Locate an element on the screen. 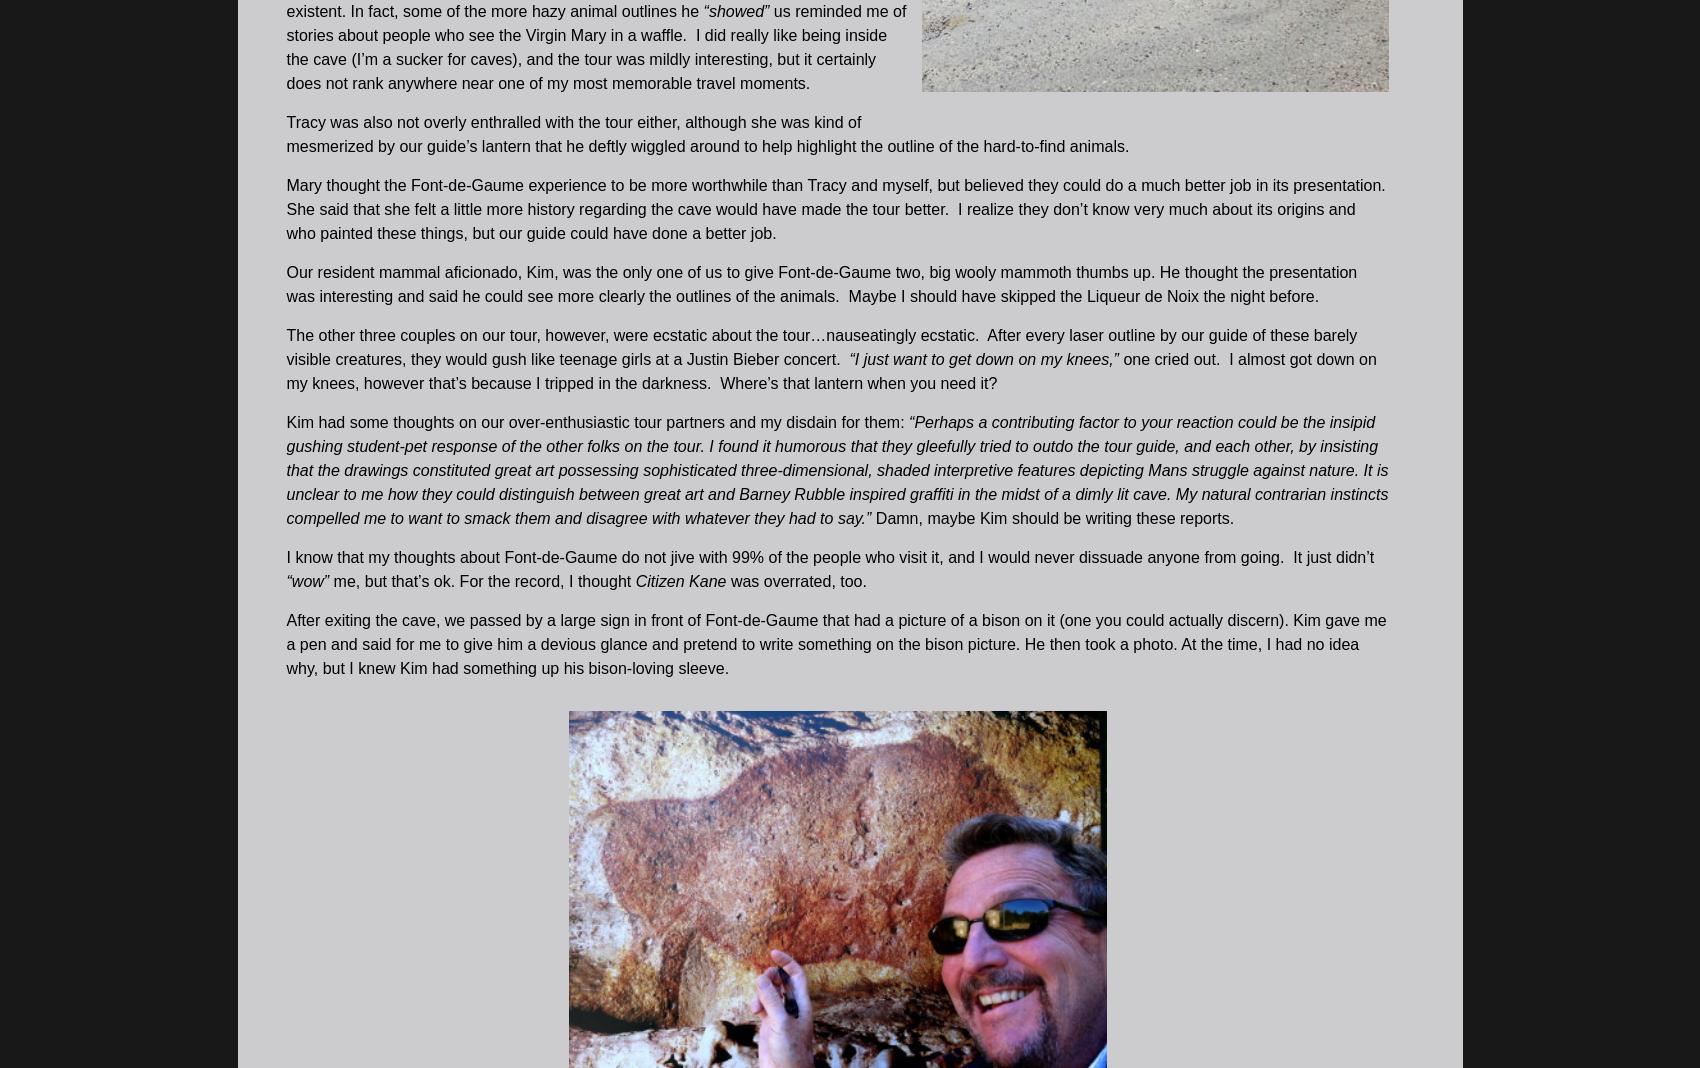 The width and height of the screenshot is (1700, 1068). 'us reminded me of stories about people who see the Virgin Mary in a waffle.  I did really like being inside the cave (I’m a sucker for caves), and the tour was mildly interesting, but it certainly does not rank anywhere near one of my most memorable travel moments.' is located at coordinates (285, 45).